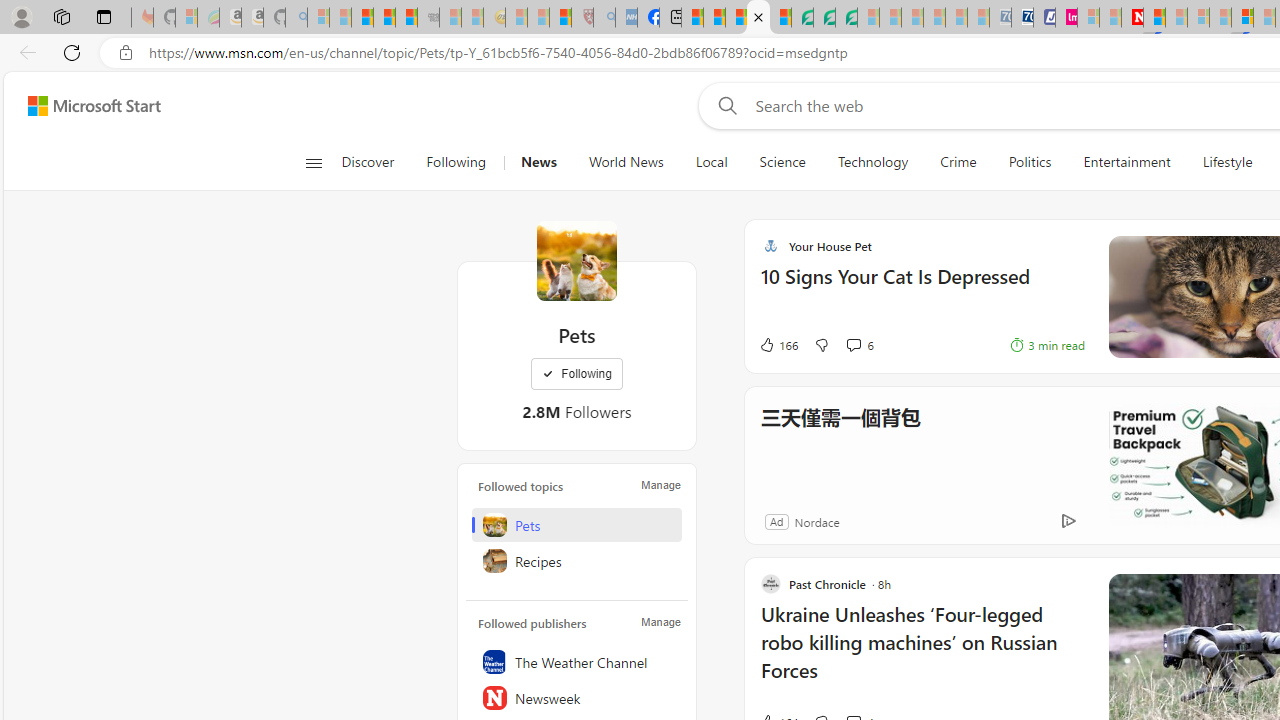 The image size is (1280, 720). Describe the element at coordinates (824, 17) in the screenshot. I see `'Terms of Use Agreement'` at that location.